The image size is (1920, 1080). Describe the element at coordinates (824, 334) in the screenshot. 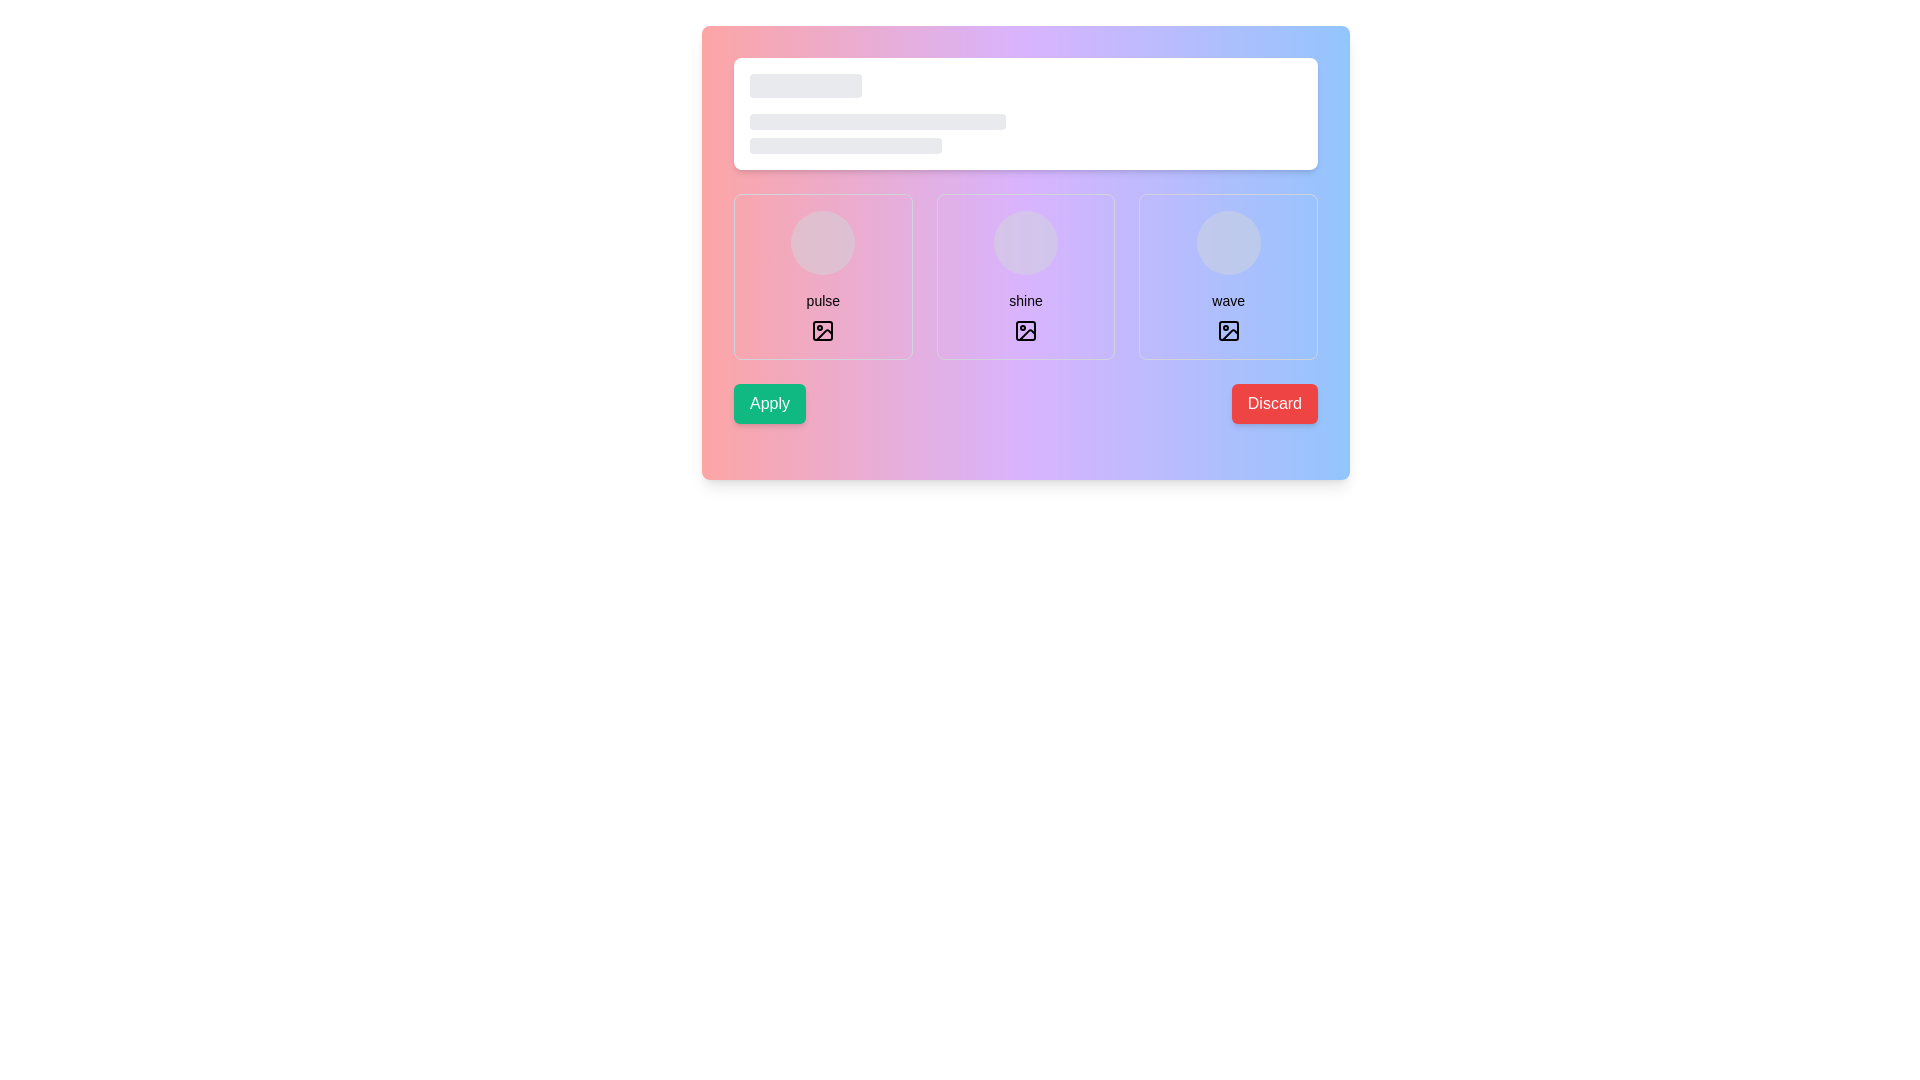

I see `the 'image not available' icon located in the first card of a three-card layout, situated below the circular placeholder and above the 'pulse' label` at that location.